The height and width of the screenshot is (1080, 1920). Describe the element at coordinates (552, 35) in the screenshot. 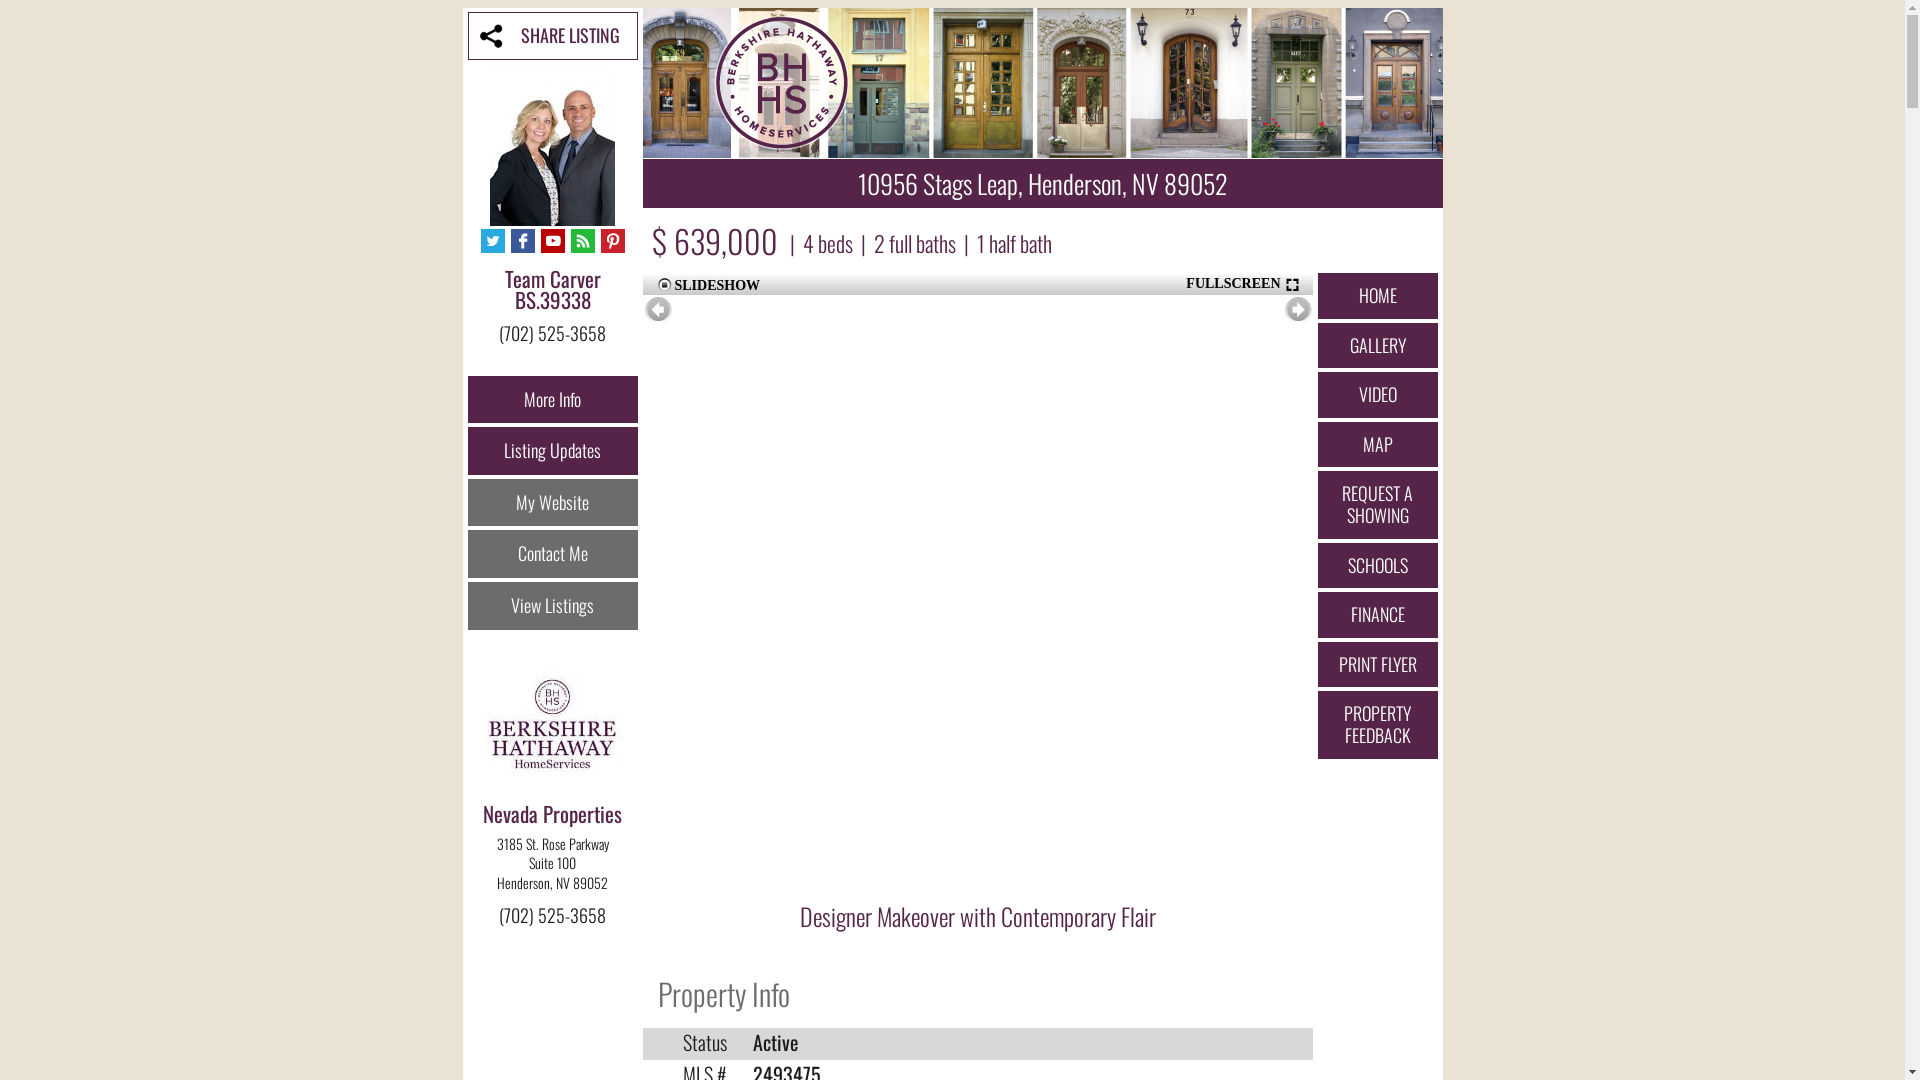

I see `'SHARE LISTING'` at that location.